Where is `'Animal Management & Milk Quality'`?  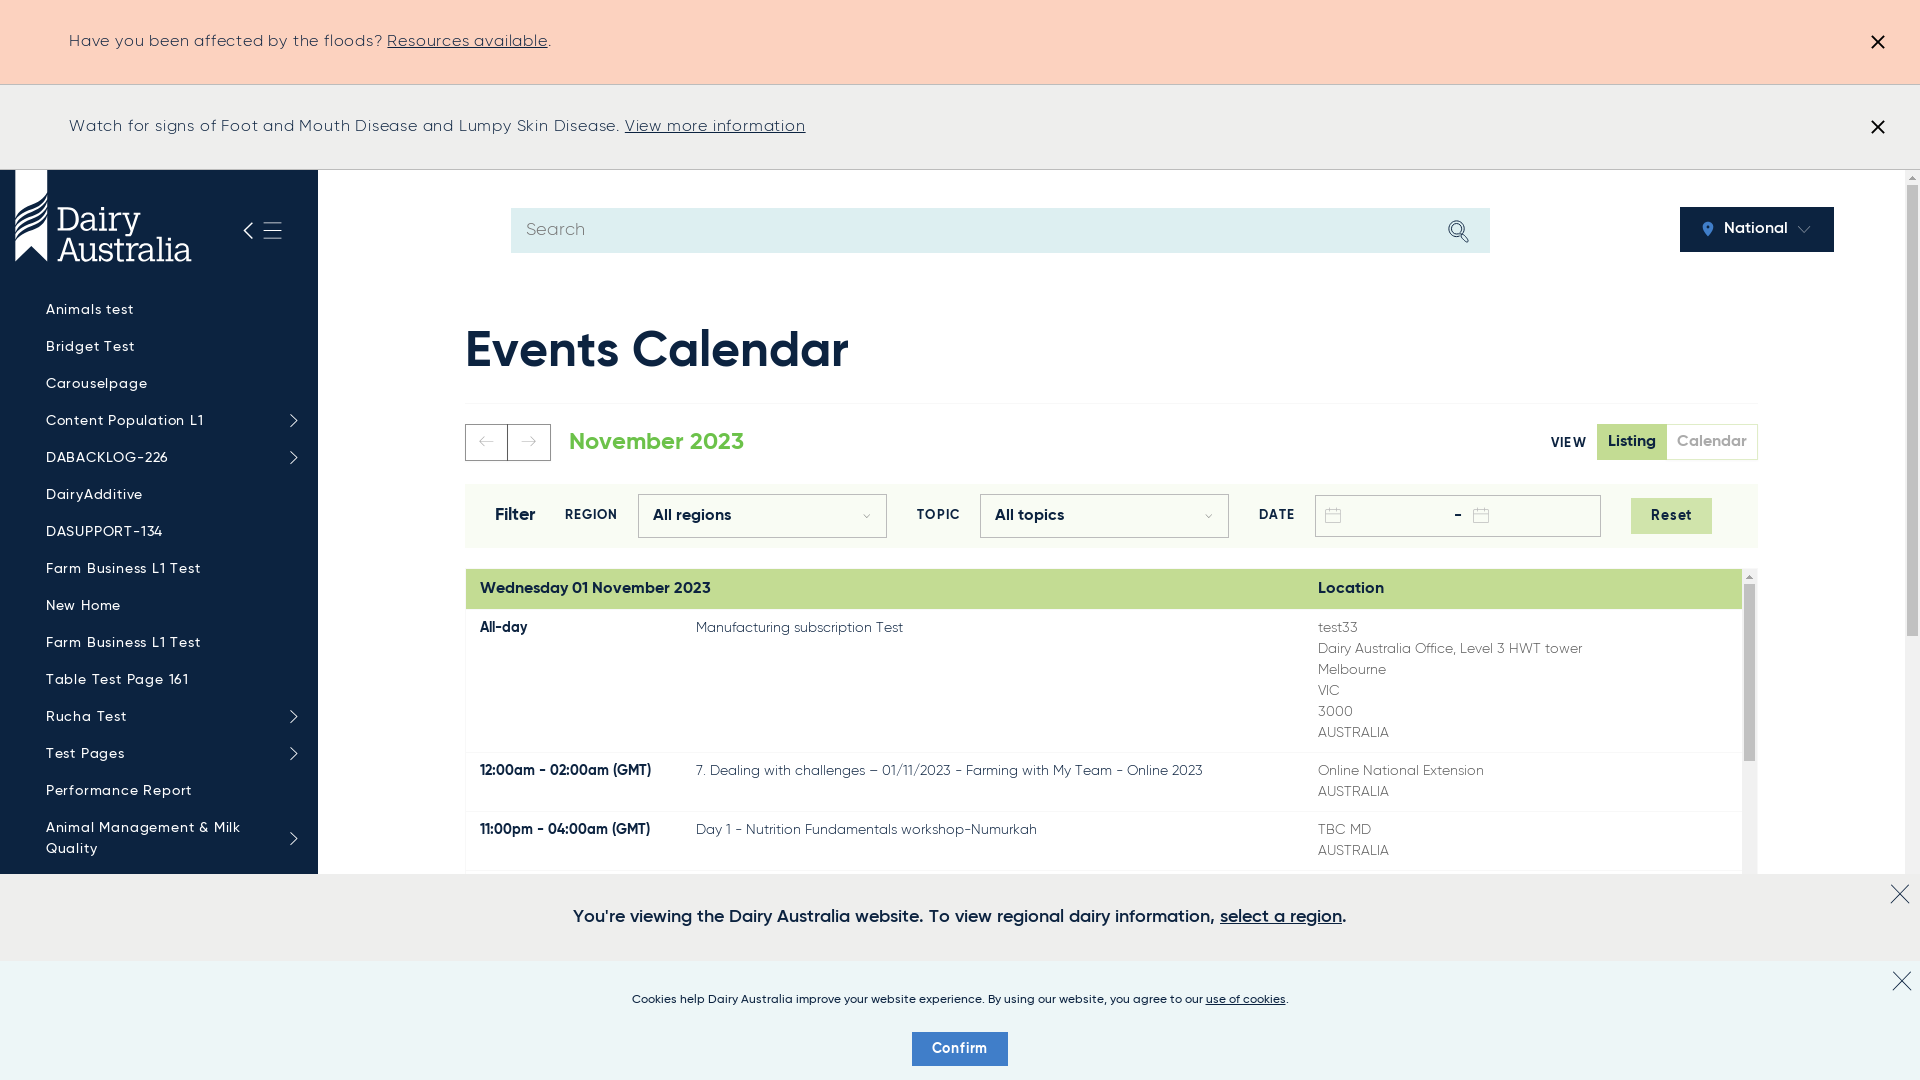 'Animal Management & Milk Quality' is located at coordinates (167, 839).